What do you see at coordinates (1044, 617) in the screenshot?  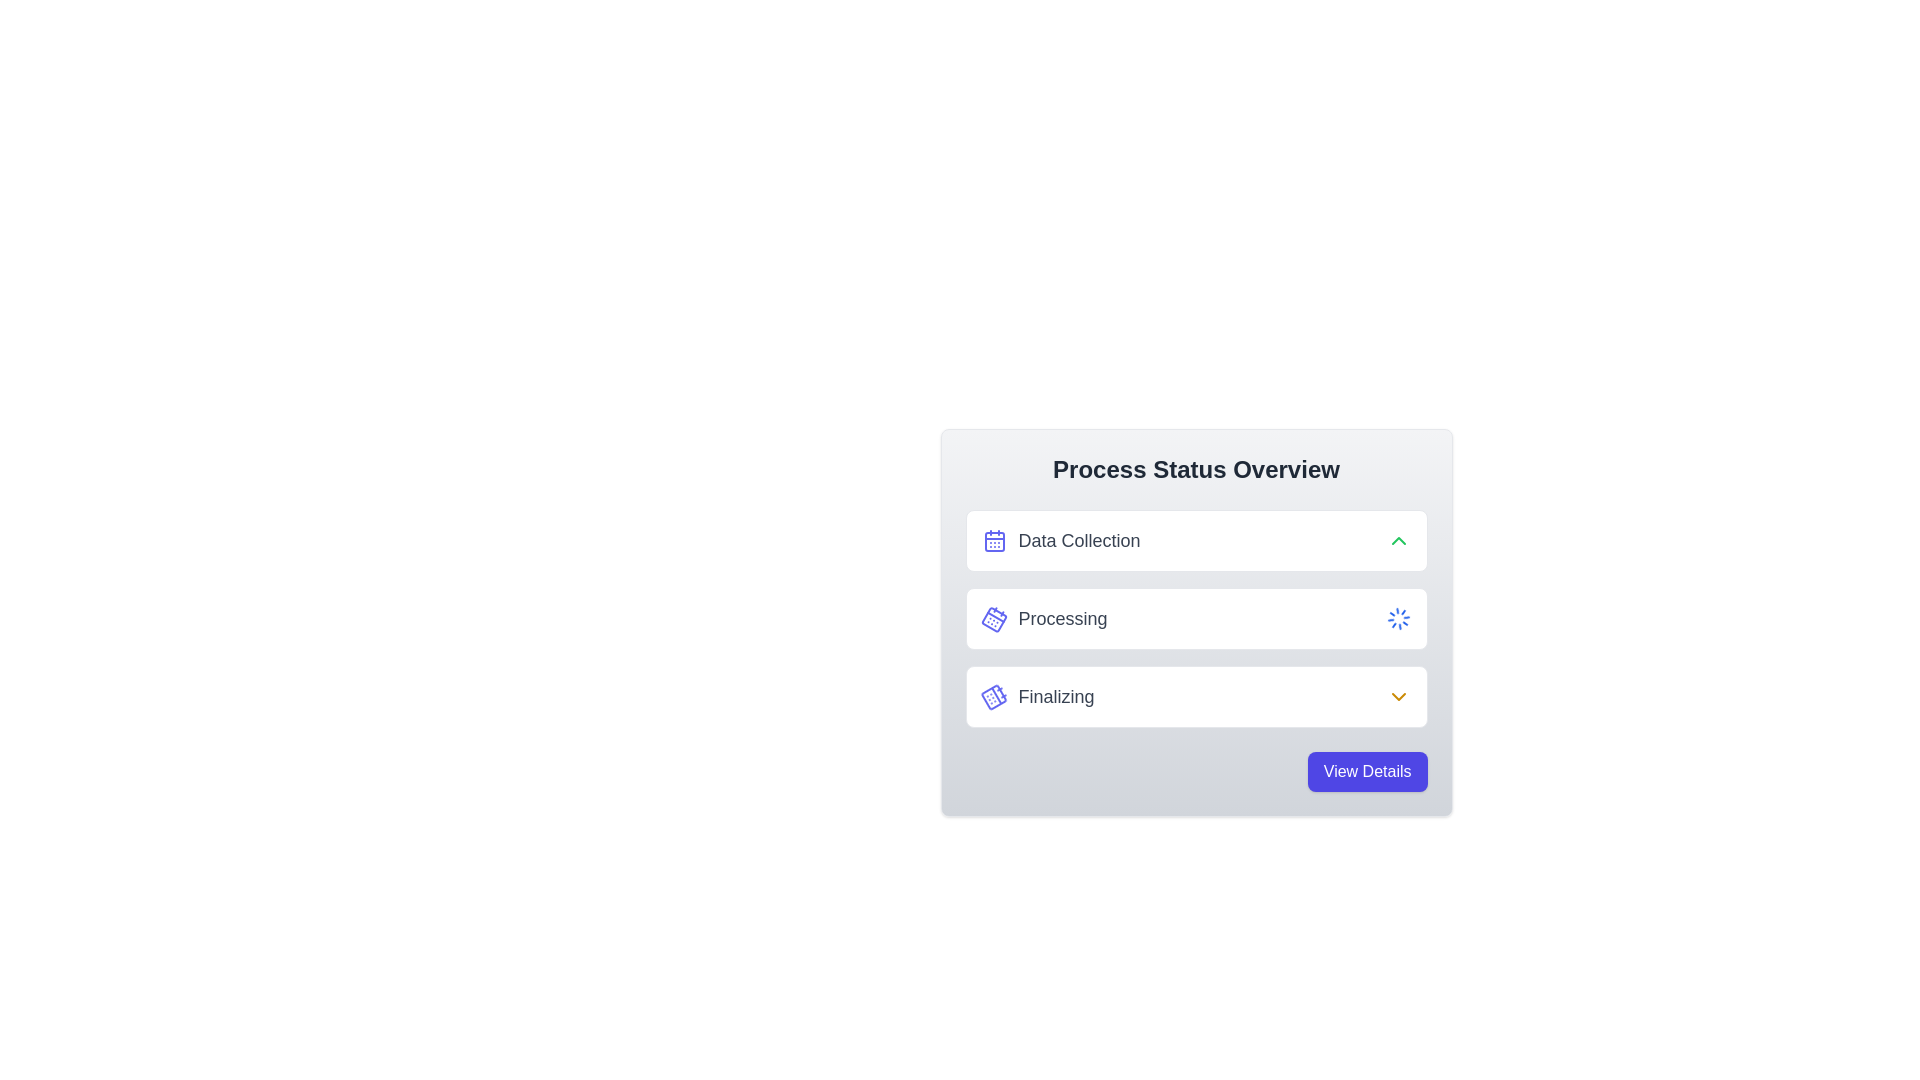 I see `the list item containing a tilted calendar icon and the text label 'Processing' in gray, which is the second item under 'Process Status Overview'` at bounding box center [1044, 617].